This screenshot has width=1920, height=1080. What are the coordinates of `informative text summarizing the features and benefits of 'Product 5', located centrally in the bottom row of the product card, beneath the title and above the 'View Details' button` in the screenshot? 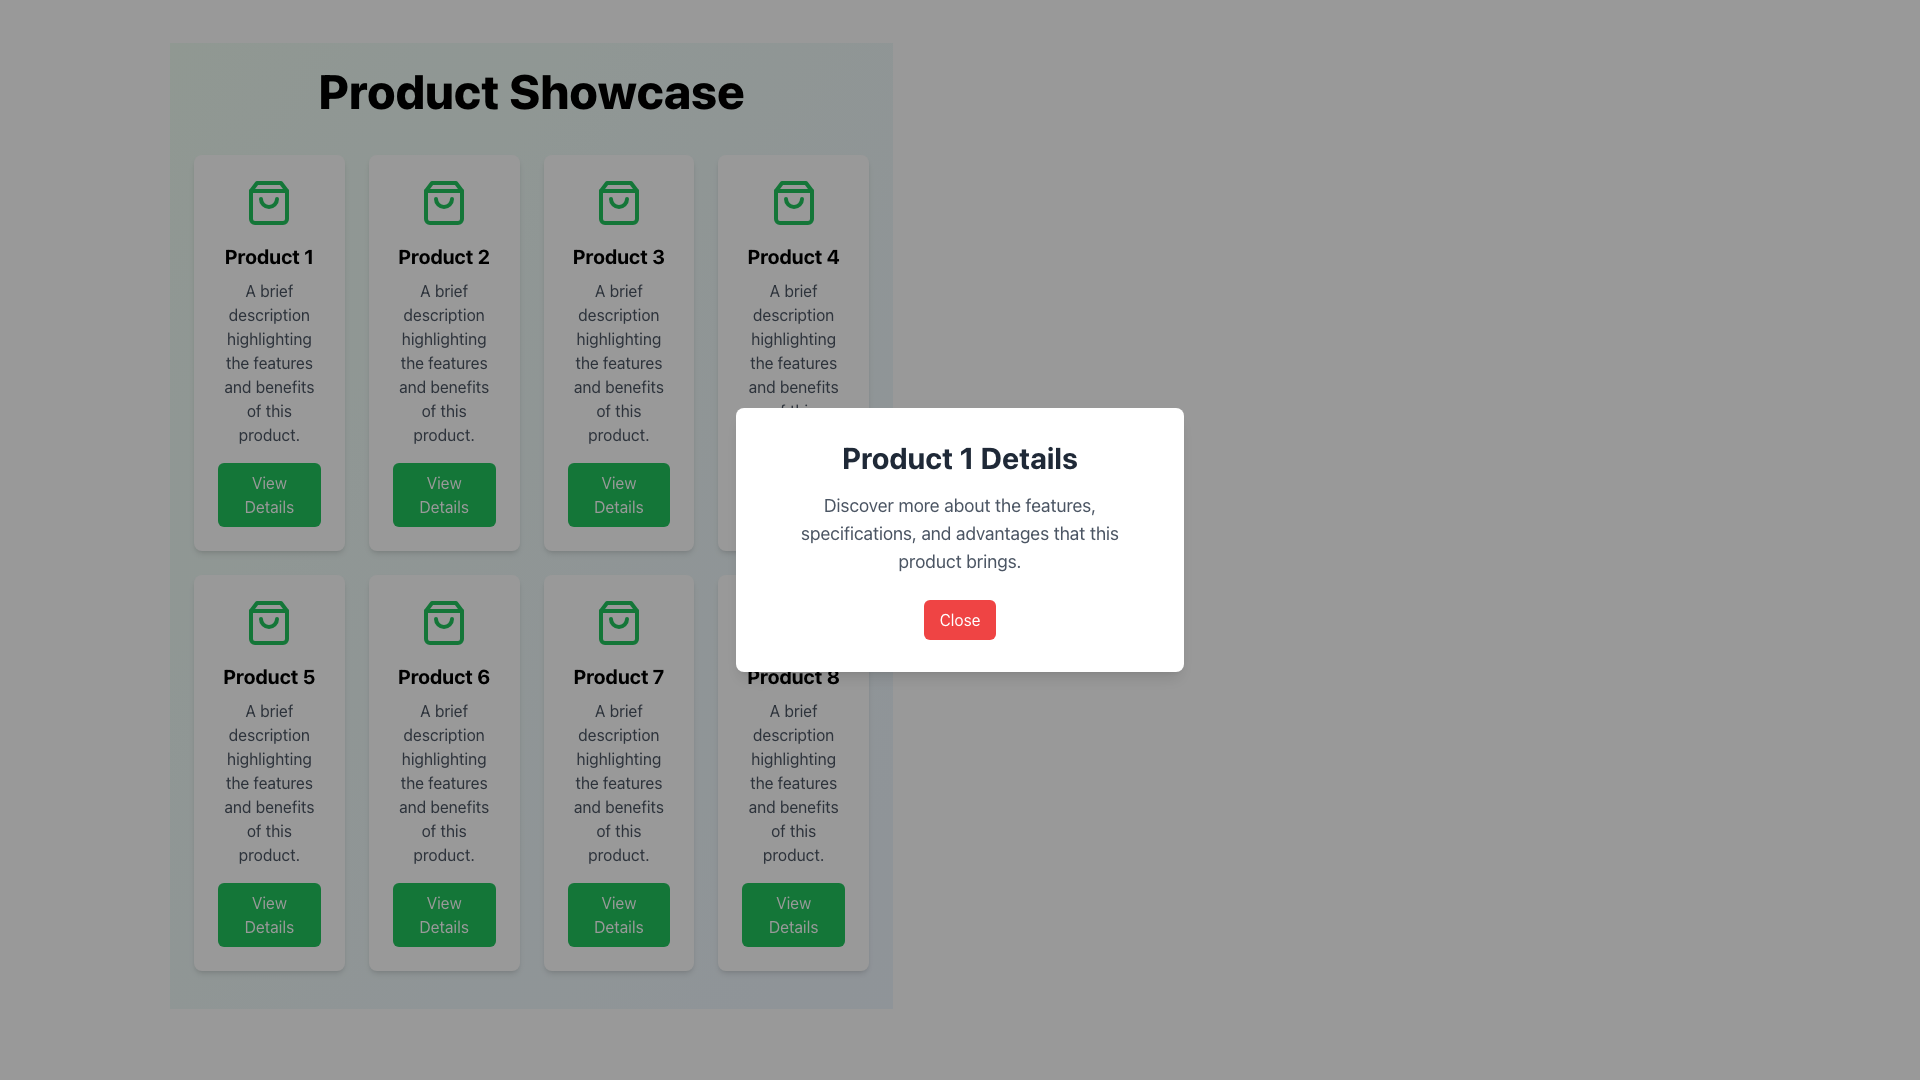 It's located at (268, 782).